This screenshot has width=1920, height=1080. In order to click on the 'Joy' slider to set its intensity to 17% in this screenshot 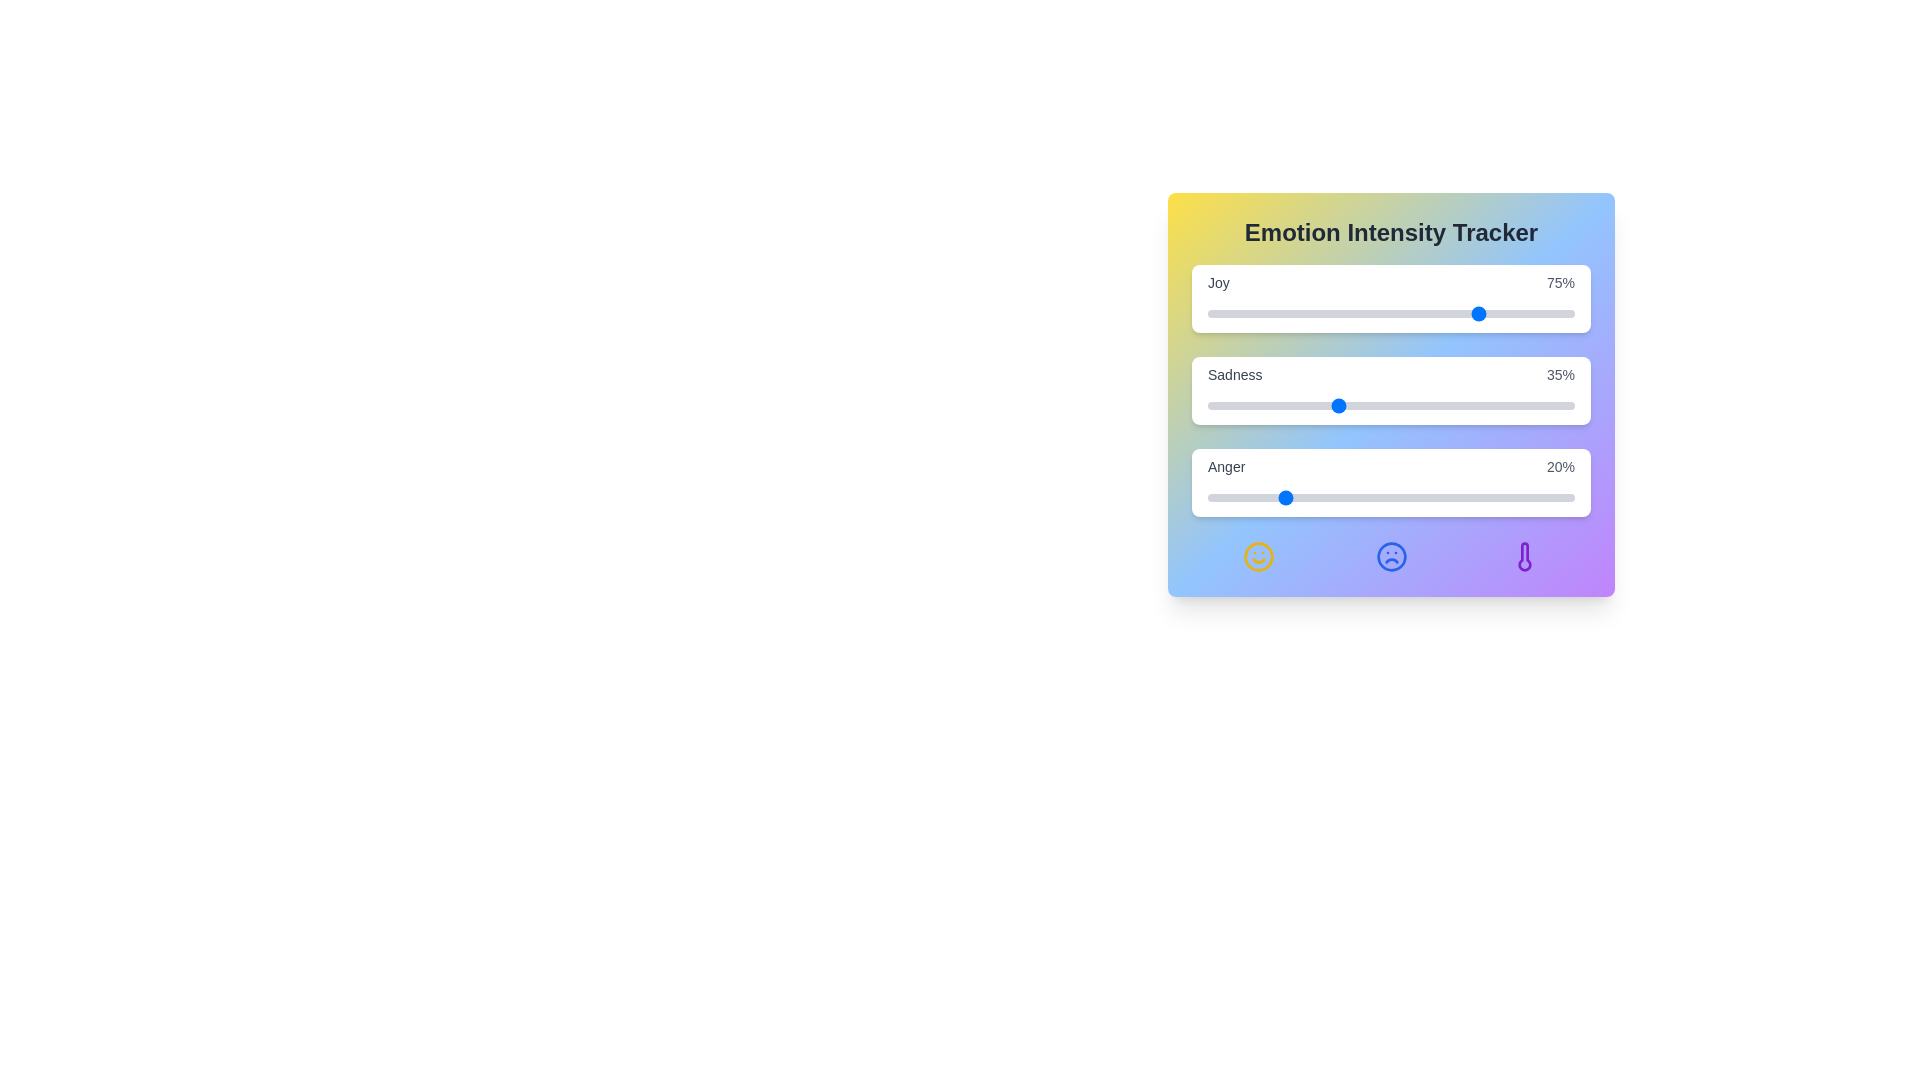, I will do `click(1269, 313)`.